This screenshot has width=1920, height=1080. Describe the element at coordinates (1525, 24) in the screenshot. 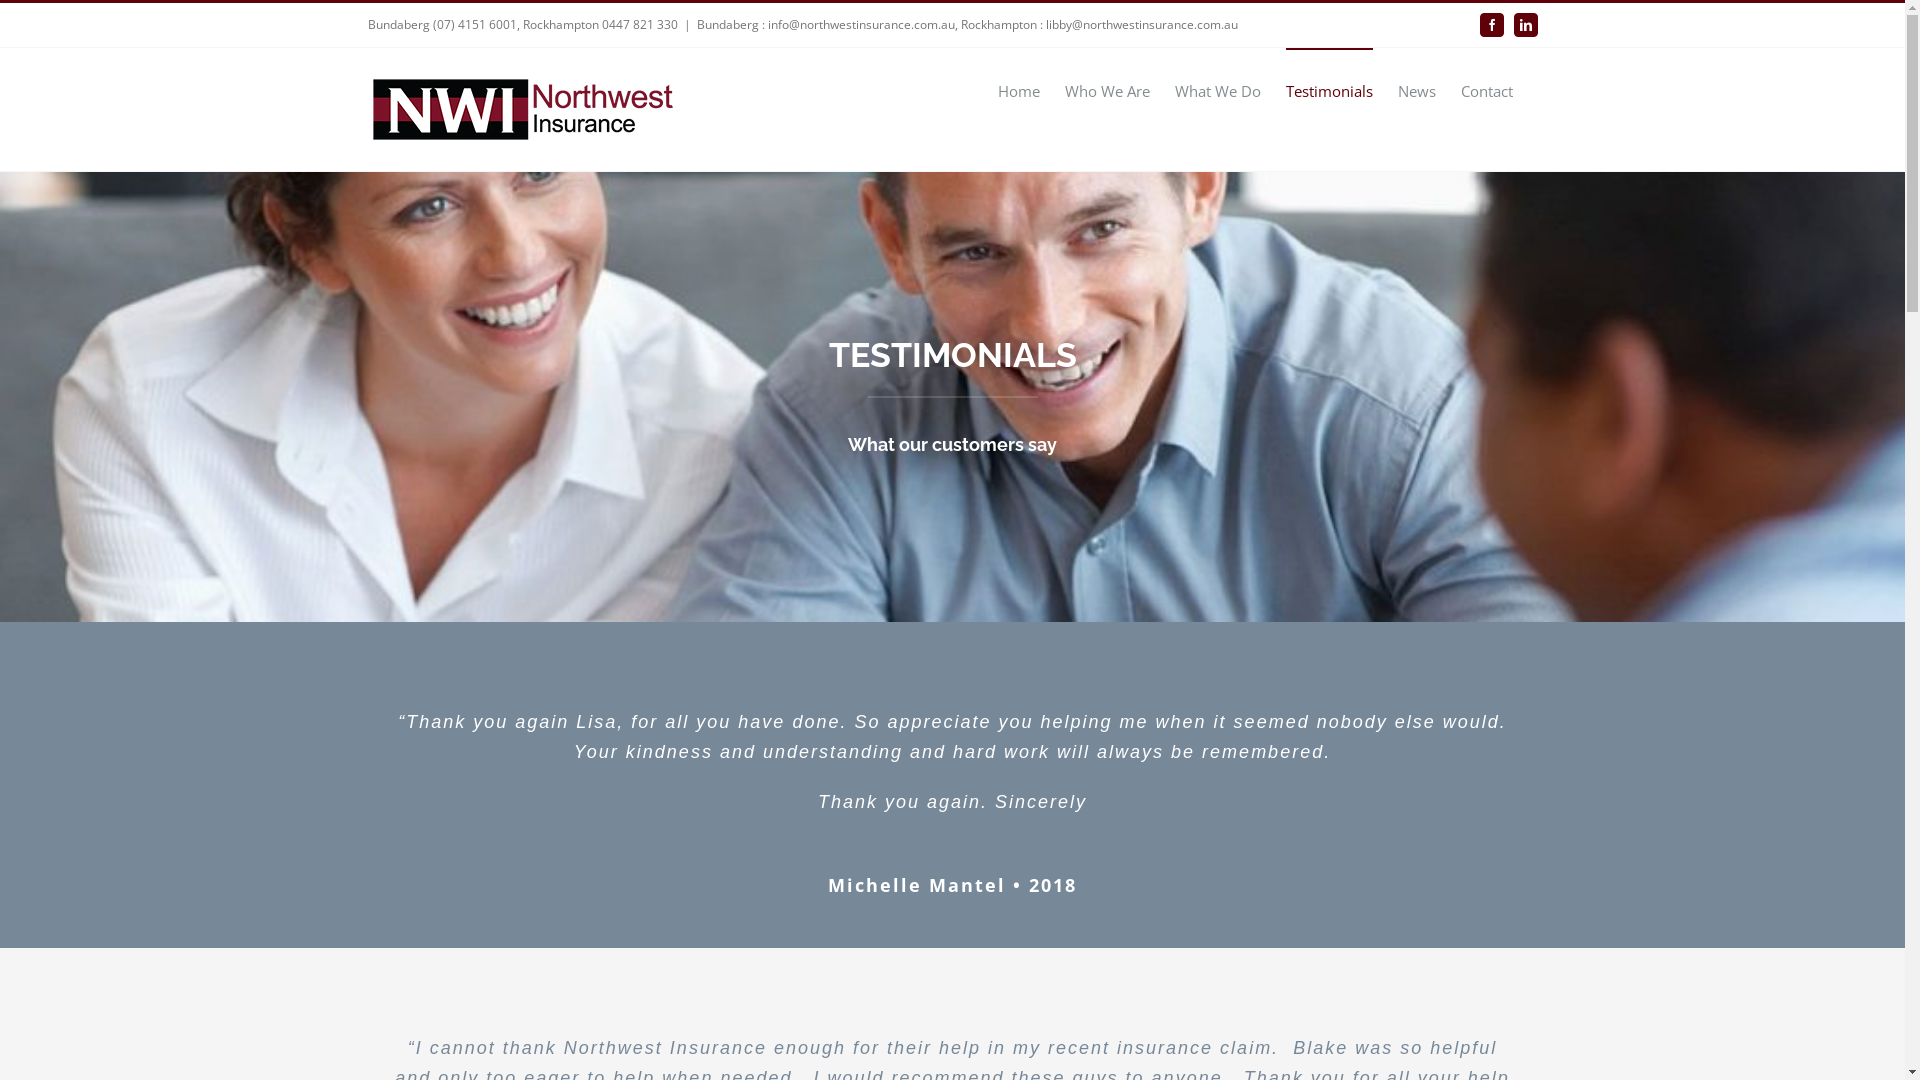

I see `'LinkedIn'` at that location.